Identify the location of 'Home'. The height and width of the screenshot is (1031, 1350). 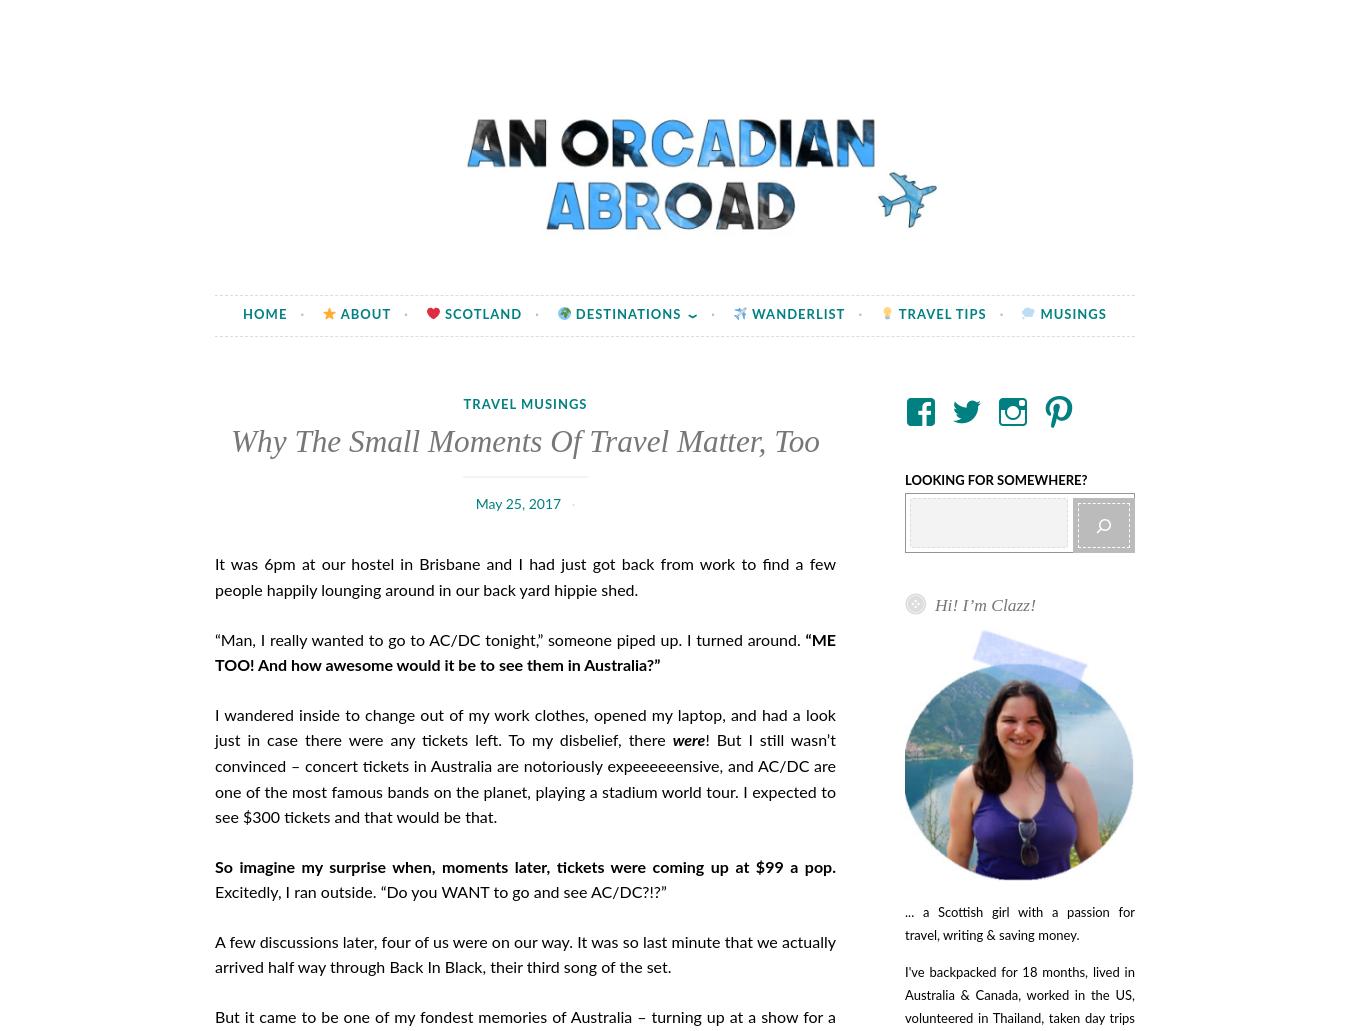
(242, 313).